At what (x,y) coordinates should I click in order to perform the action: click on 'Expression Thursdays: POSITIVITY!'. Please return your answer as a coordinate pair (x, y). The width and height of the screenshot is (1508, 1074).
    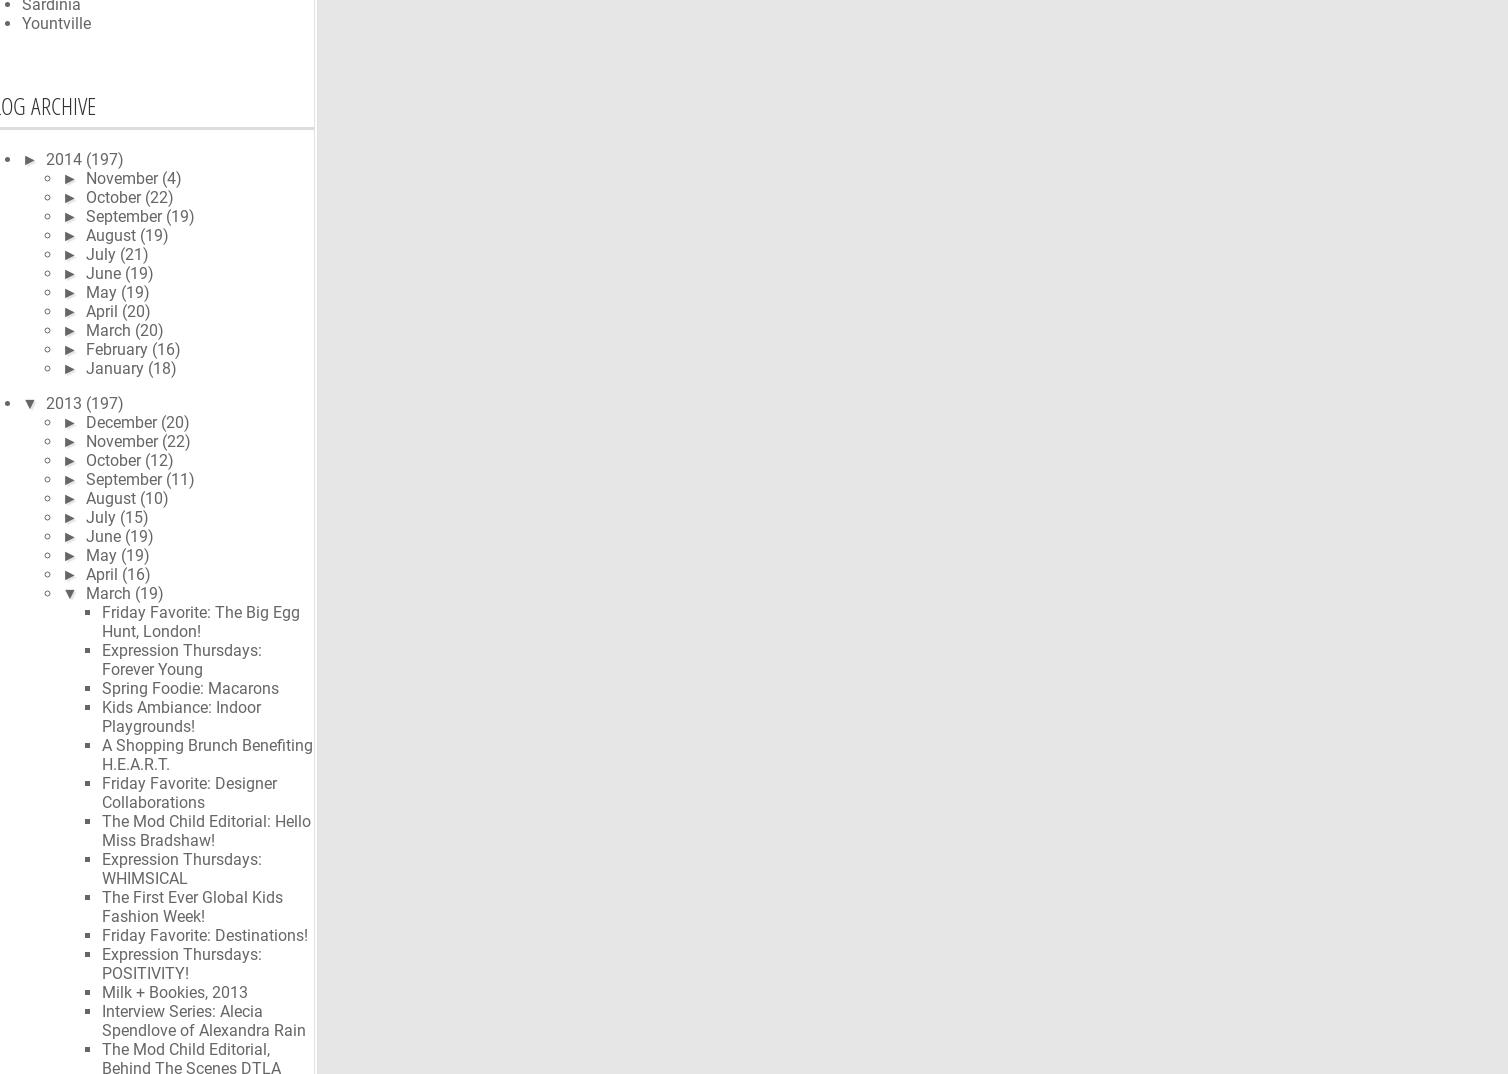
    Looking at the image, I should click on (182, 962).